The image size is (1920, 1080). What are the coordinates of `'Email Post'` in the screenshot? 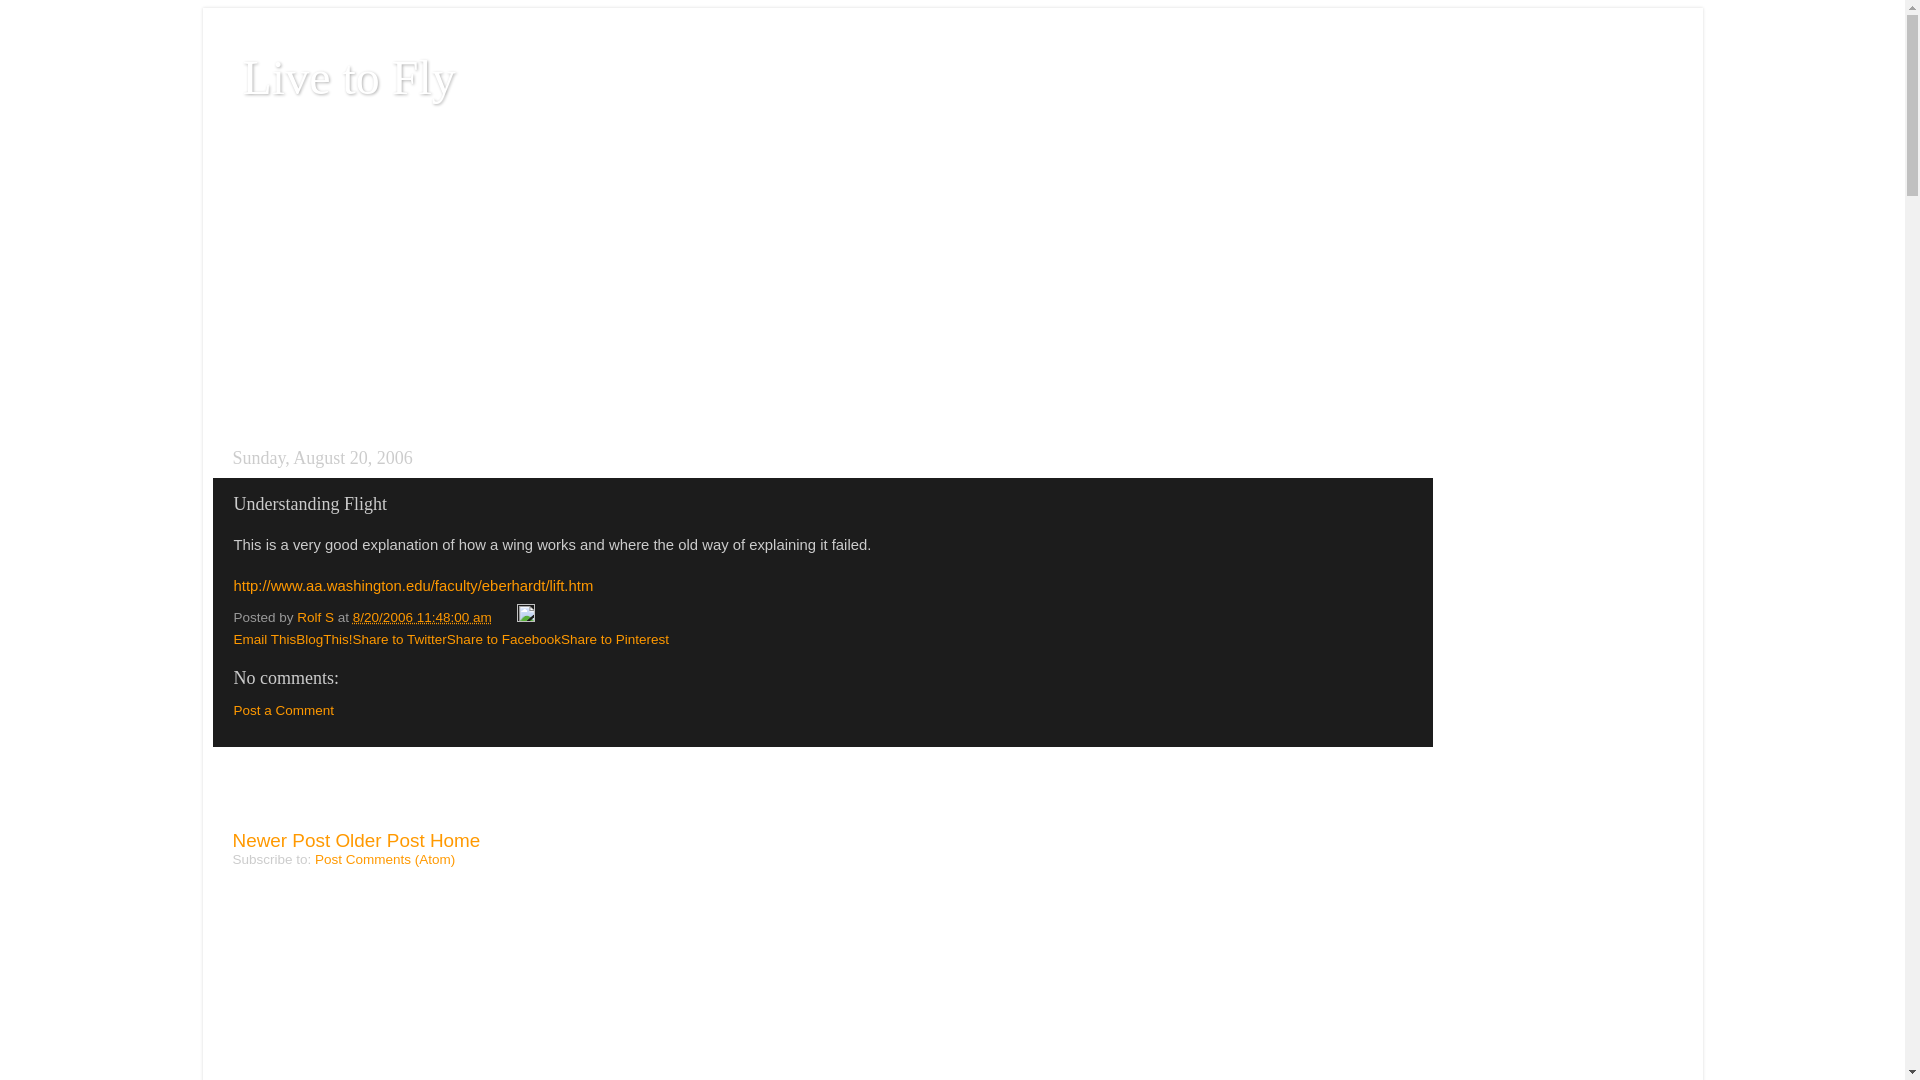 It's located at (505, 616).